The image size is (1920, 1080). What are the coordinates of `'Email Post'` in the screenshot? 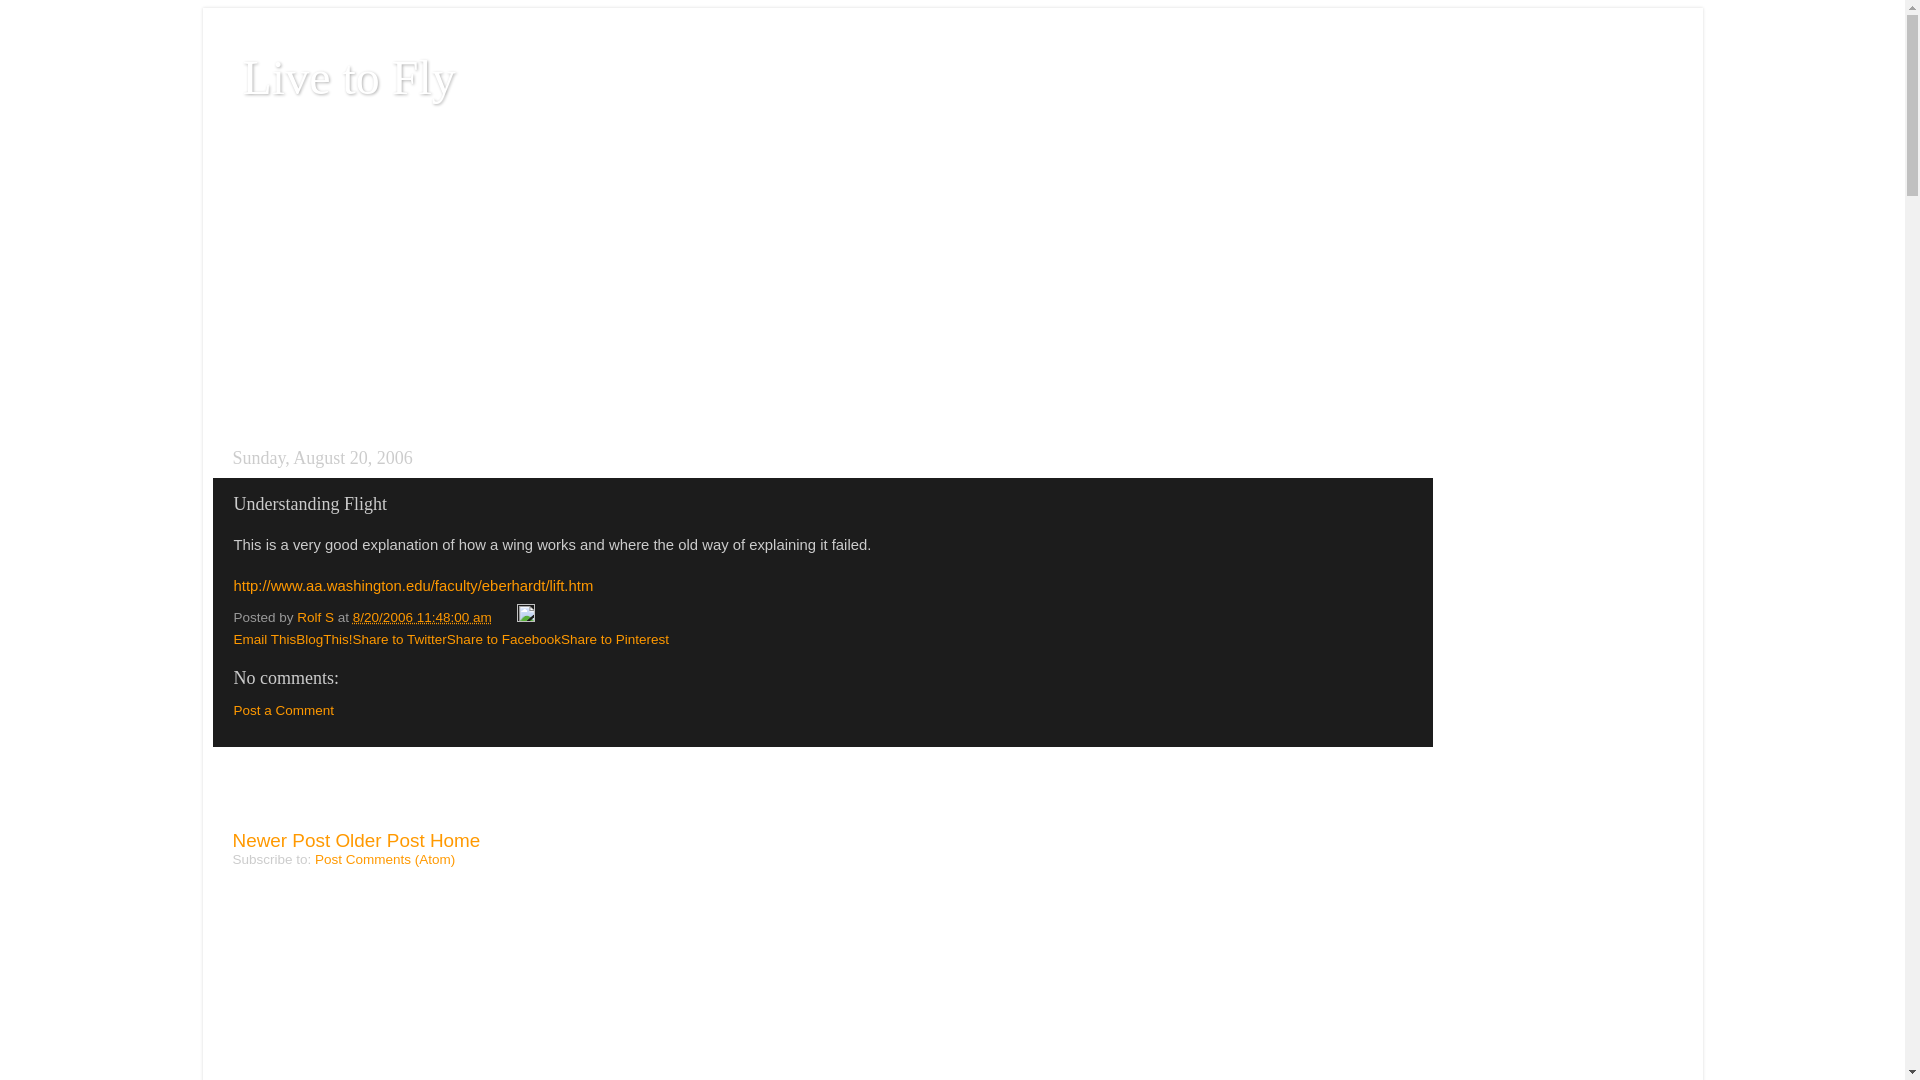 It's located at (505, 616).